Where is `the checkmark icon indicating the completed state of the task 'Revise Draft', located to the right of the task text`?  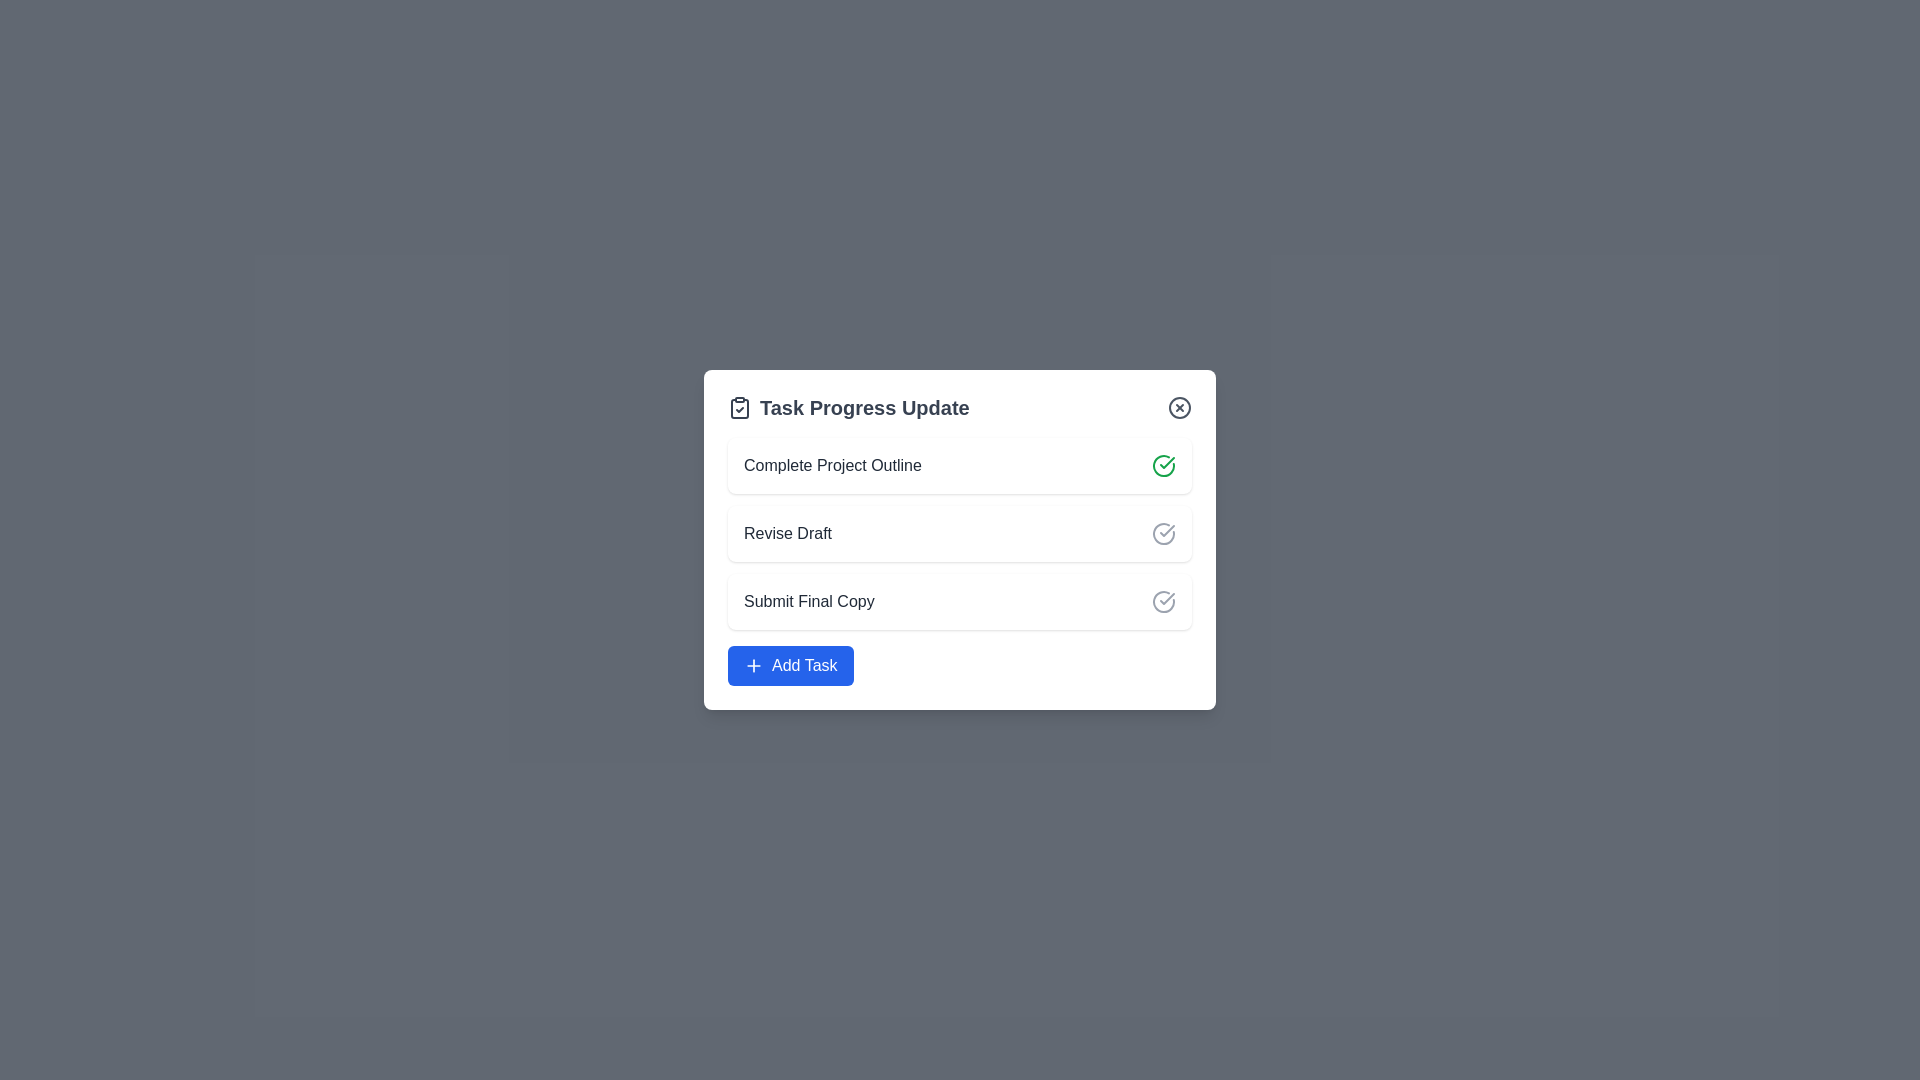
the checkmark icon indicating the completed state of the task 'Revise Draft', located to the right of the task text is located at coordinates (1167, 530).